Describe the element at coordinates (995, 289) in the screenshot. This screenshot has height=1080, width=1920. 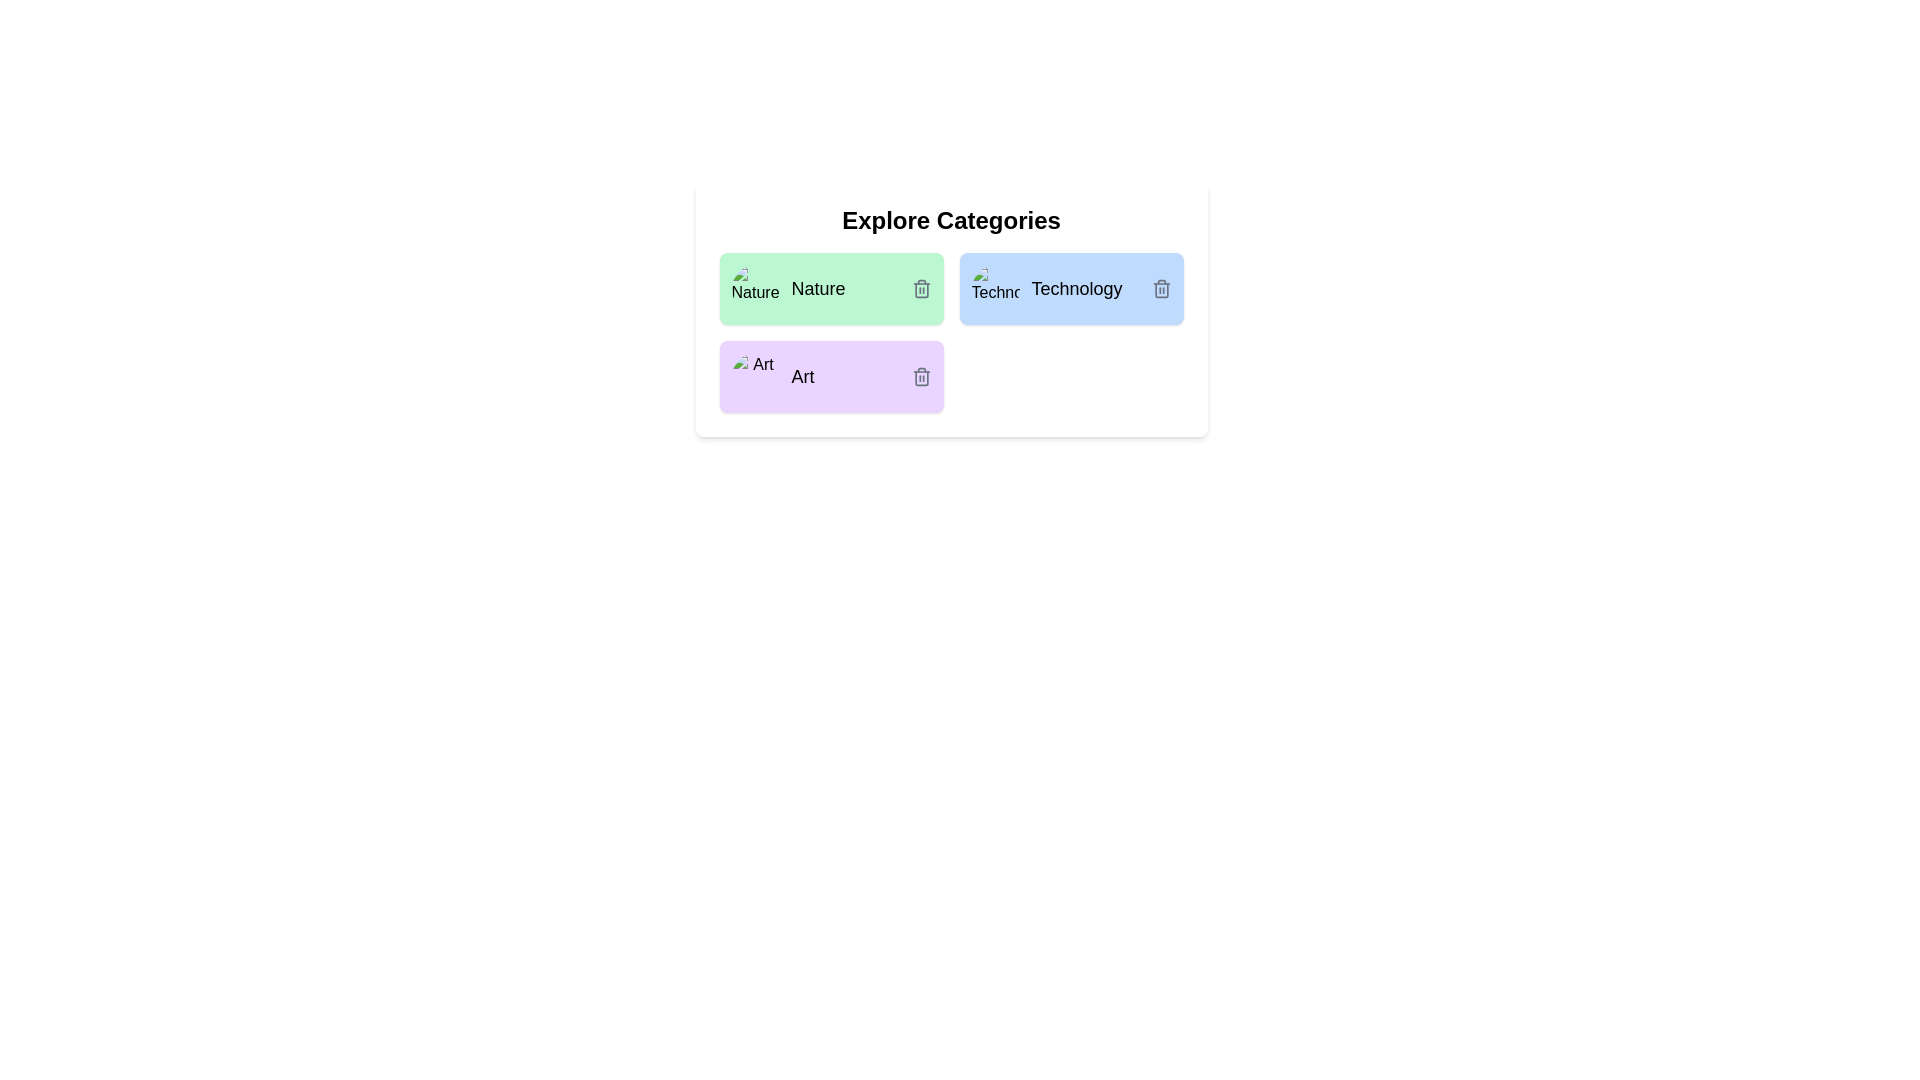
I see `the image of the chip labeled Technology to view its associated image` at that location.